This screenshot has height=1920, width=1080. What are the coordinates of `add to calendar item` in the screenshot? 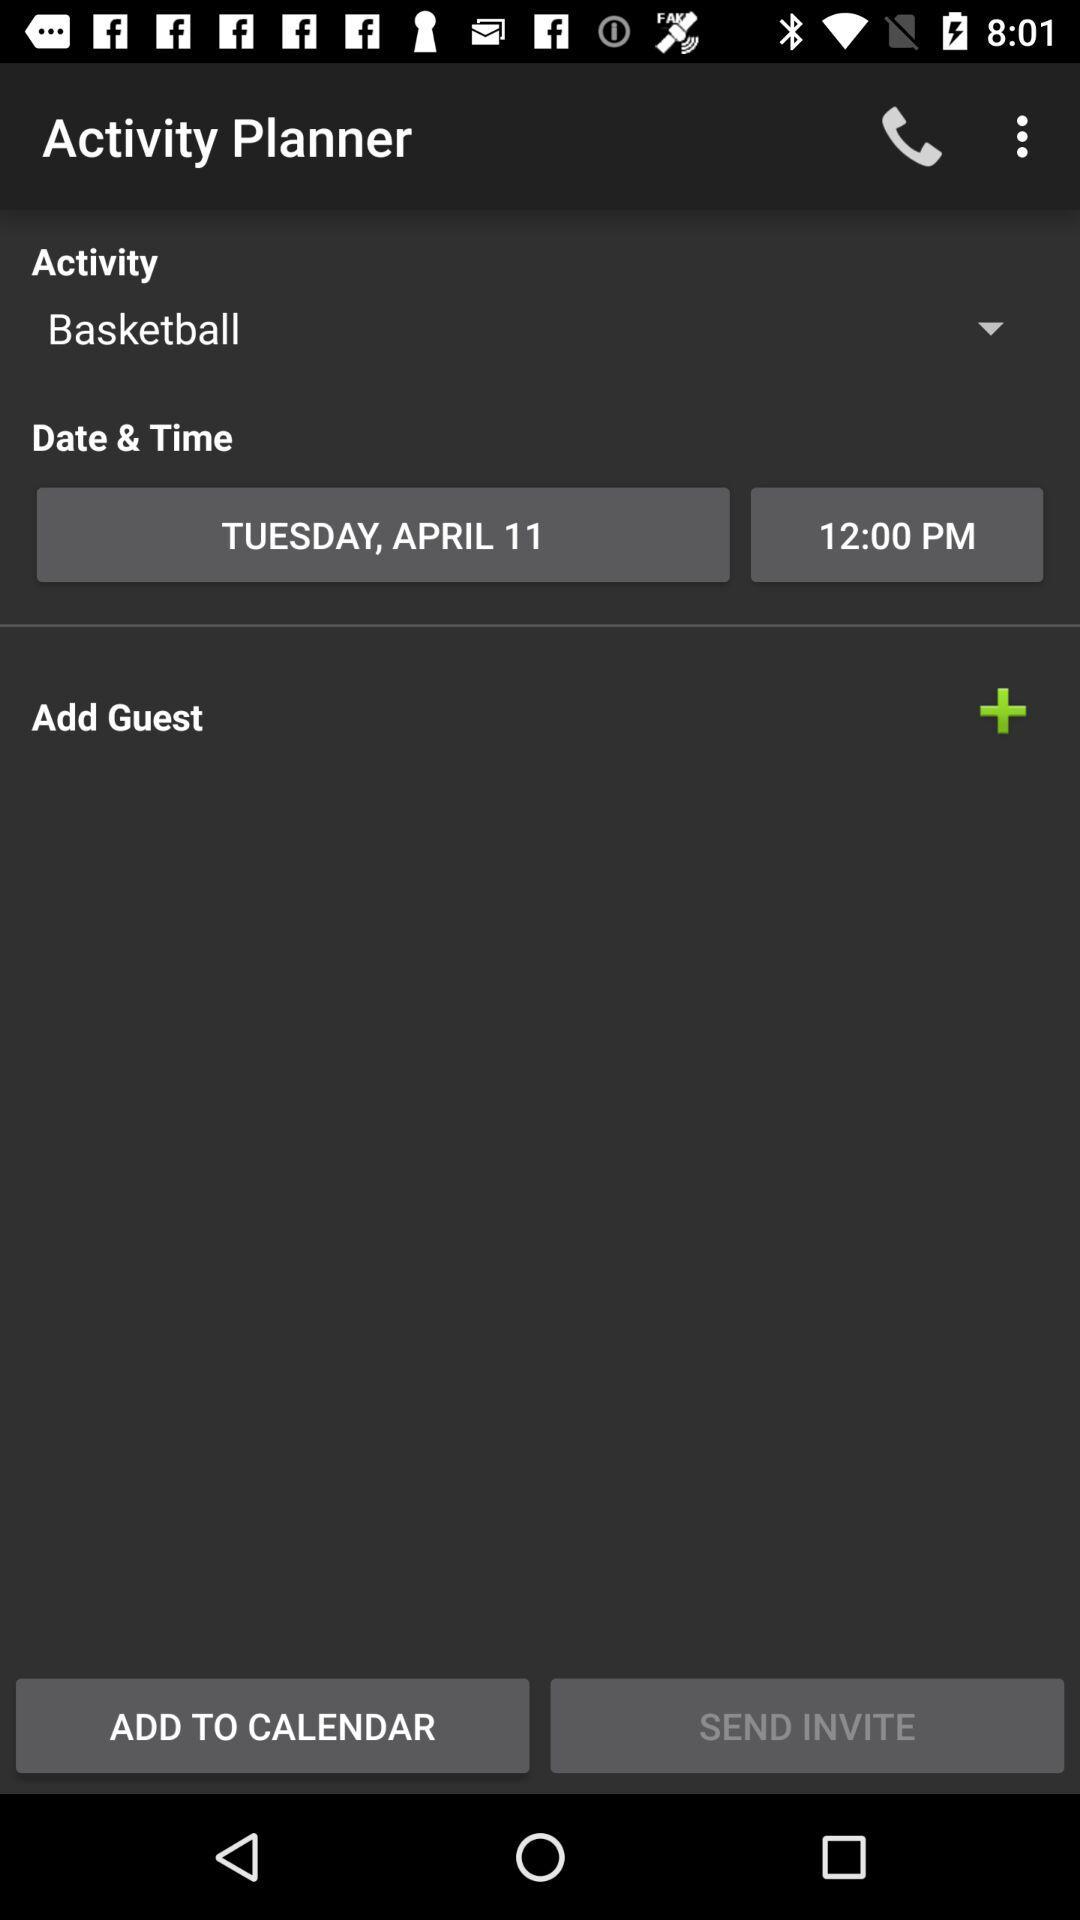 It's located at (272, 1724).